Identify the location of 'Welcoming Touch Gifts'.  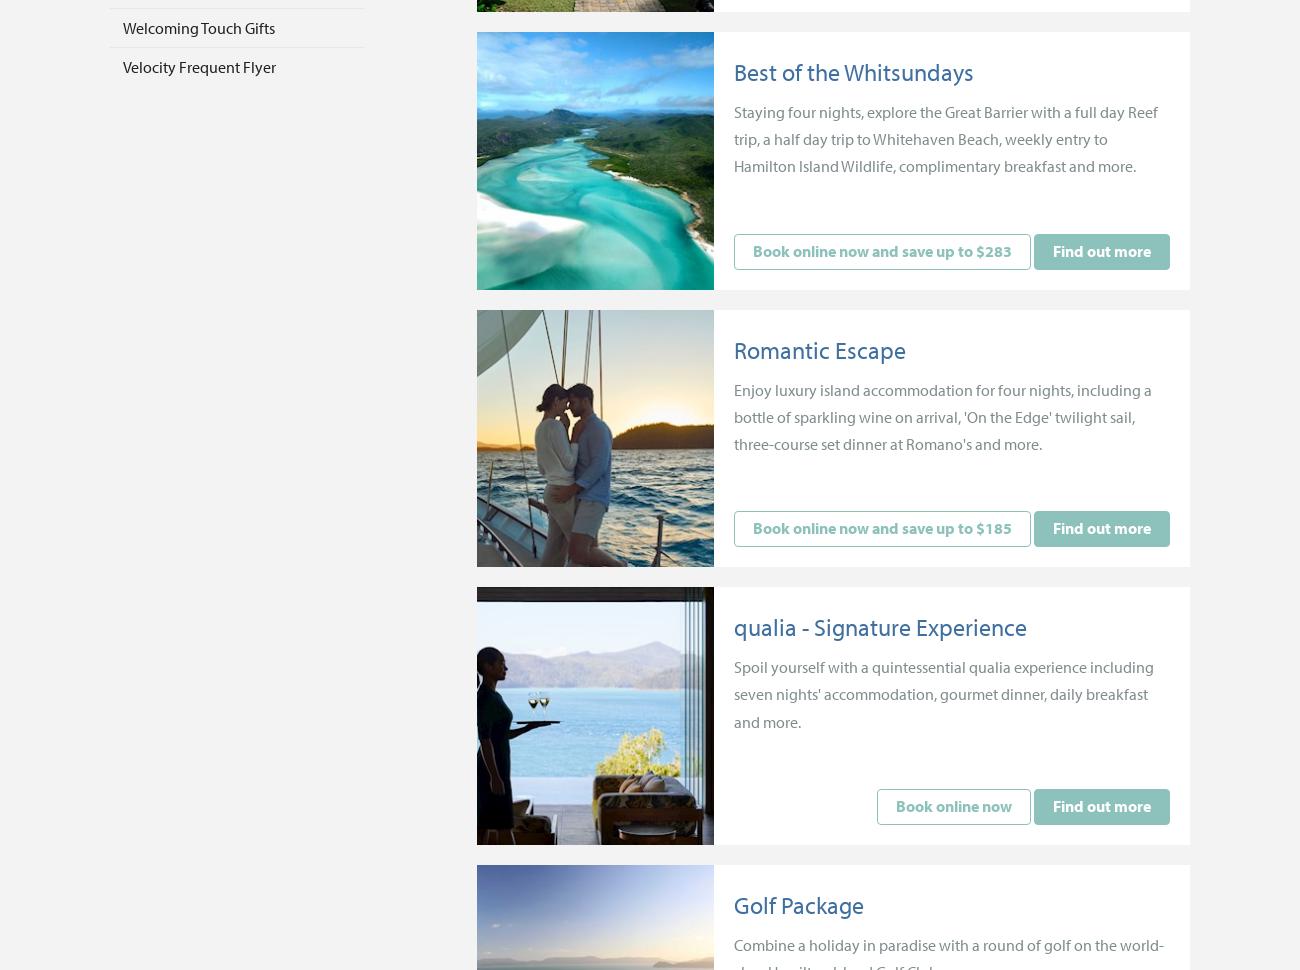
(199, 26).